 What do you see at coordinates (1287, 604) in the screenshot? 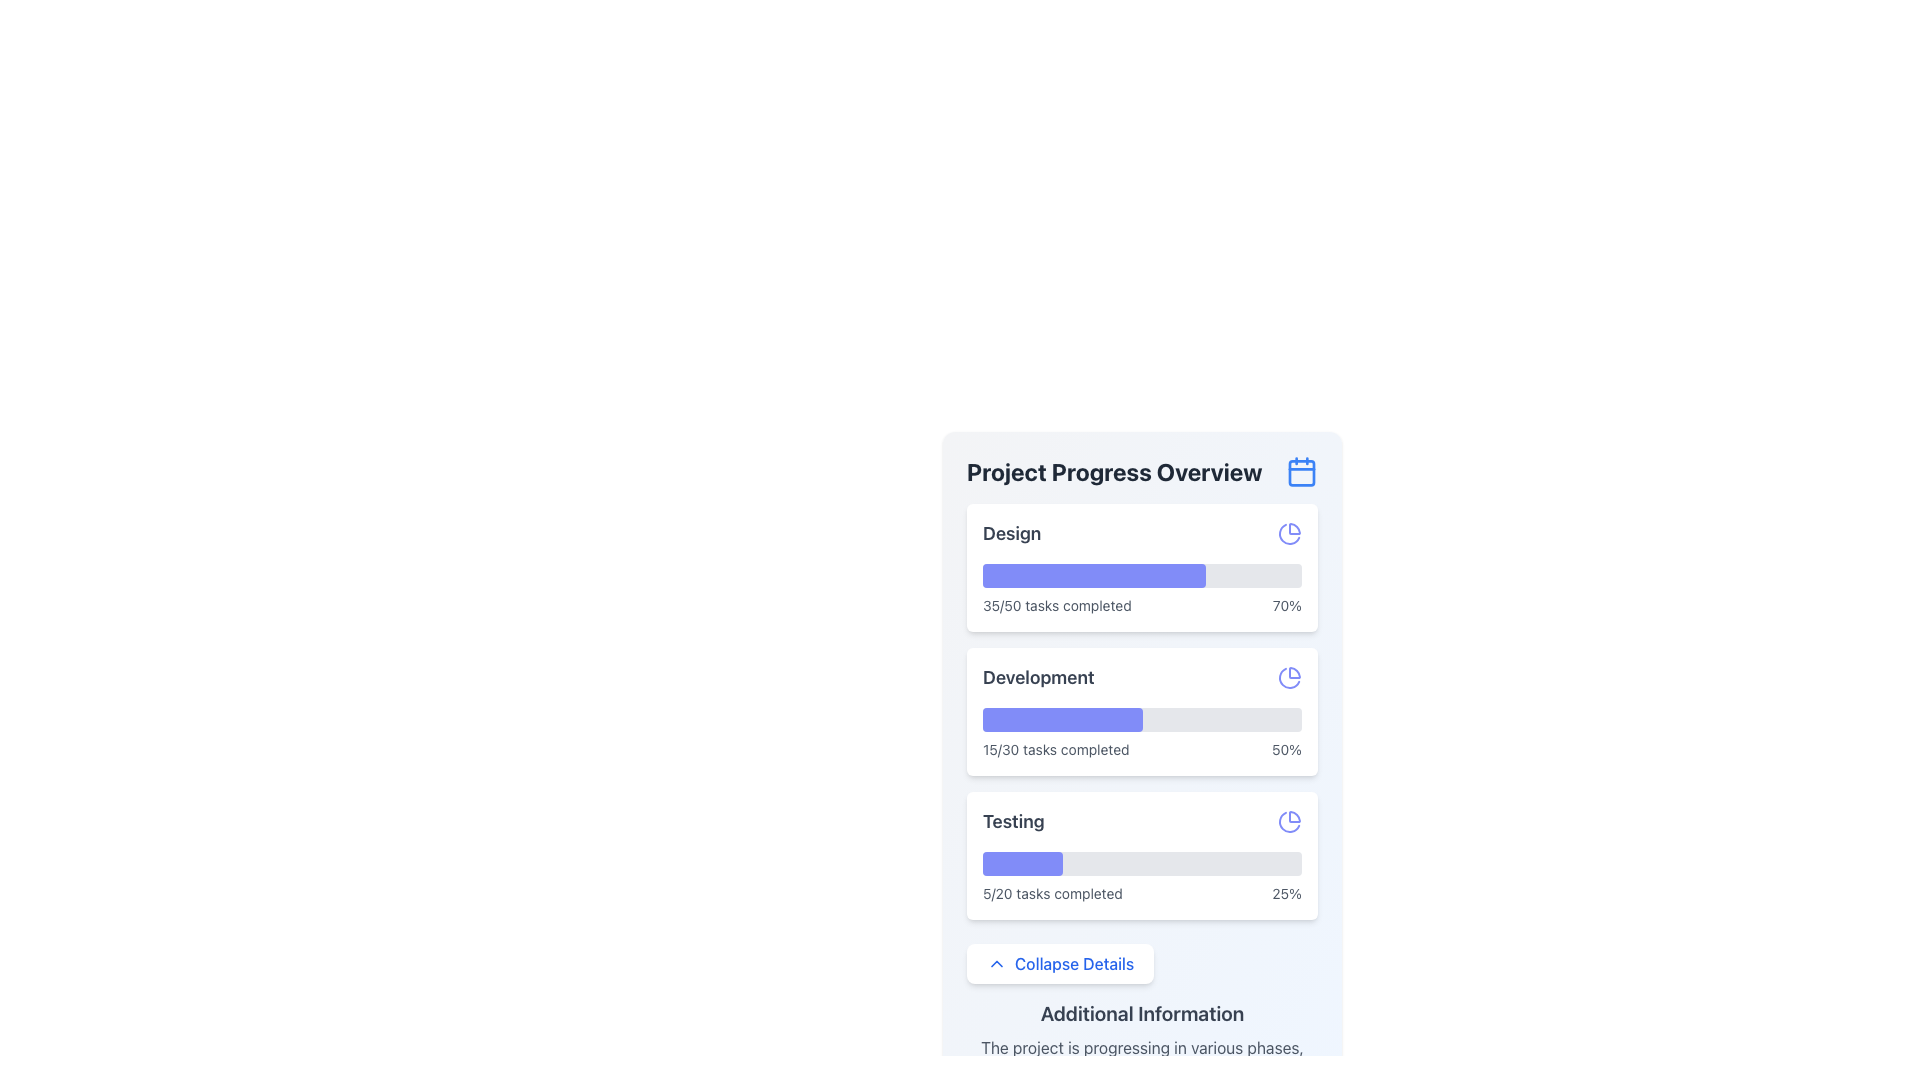
I see `the Static Text Label that visually represents the progress percentage for the task in the 'Design' progress card, located near the upper-right corner` at bounding box center [1287, 604].